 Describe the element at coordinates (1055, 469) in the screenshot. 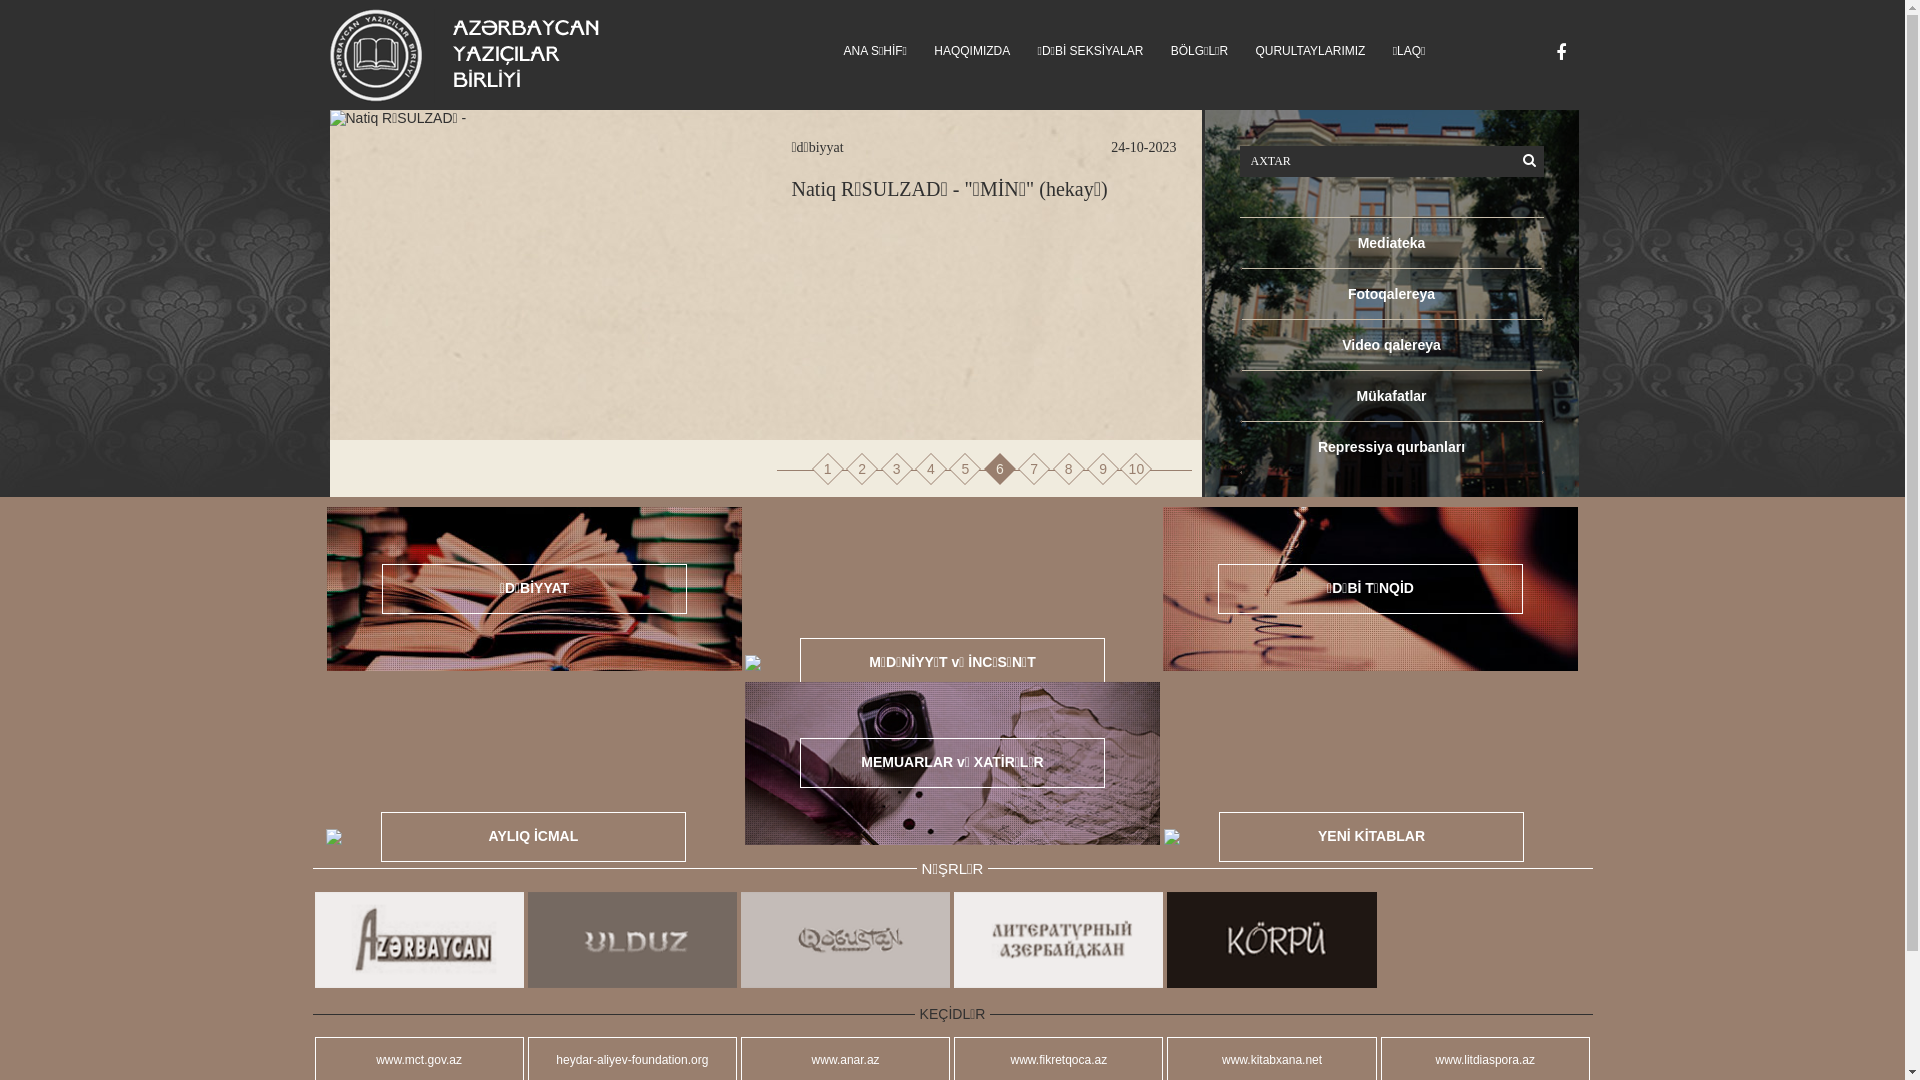

I see `'8'` at that location.